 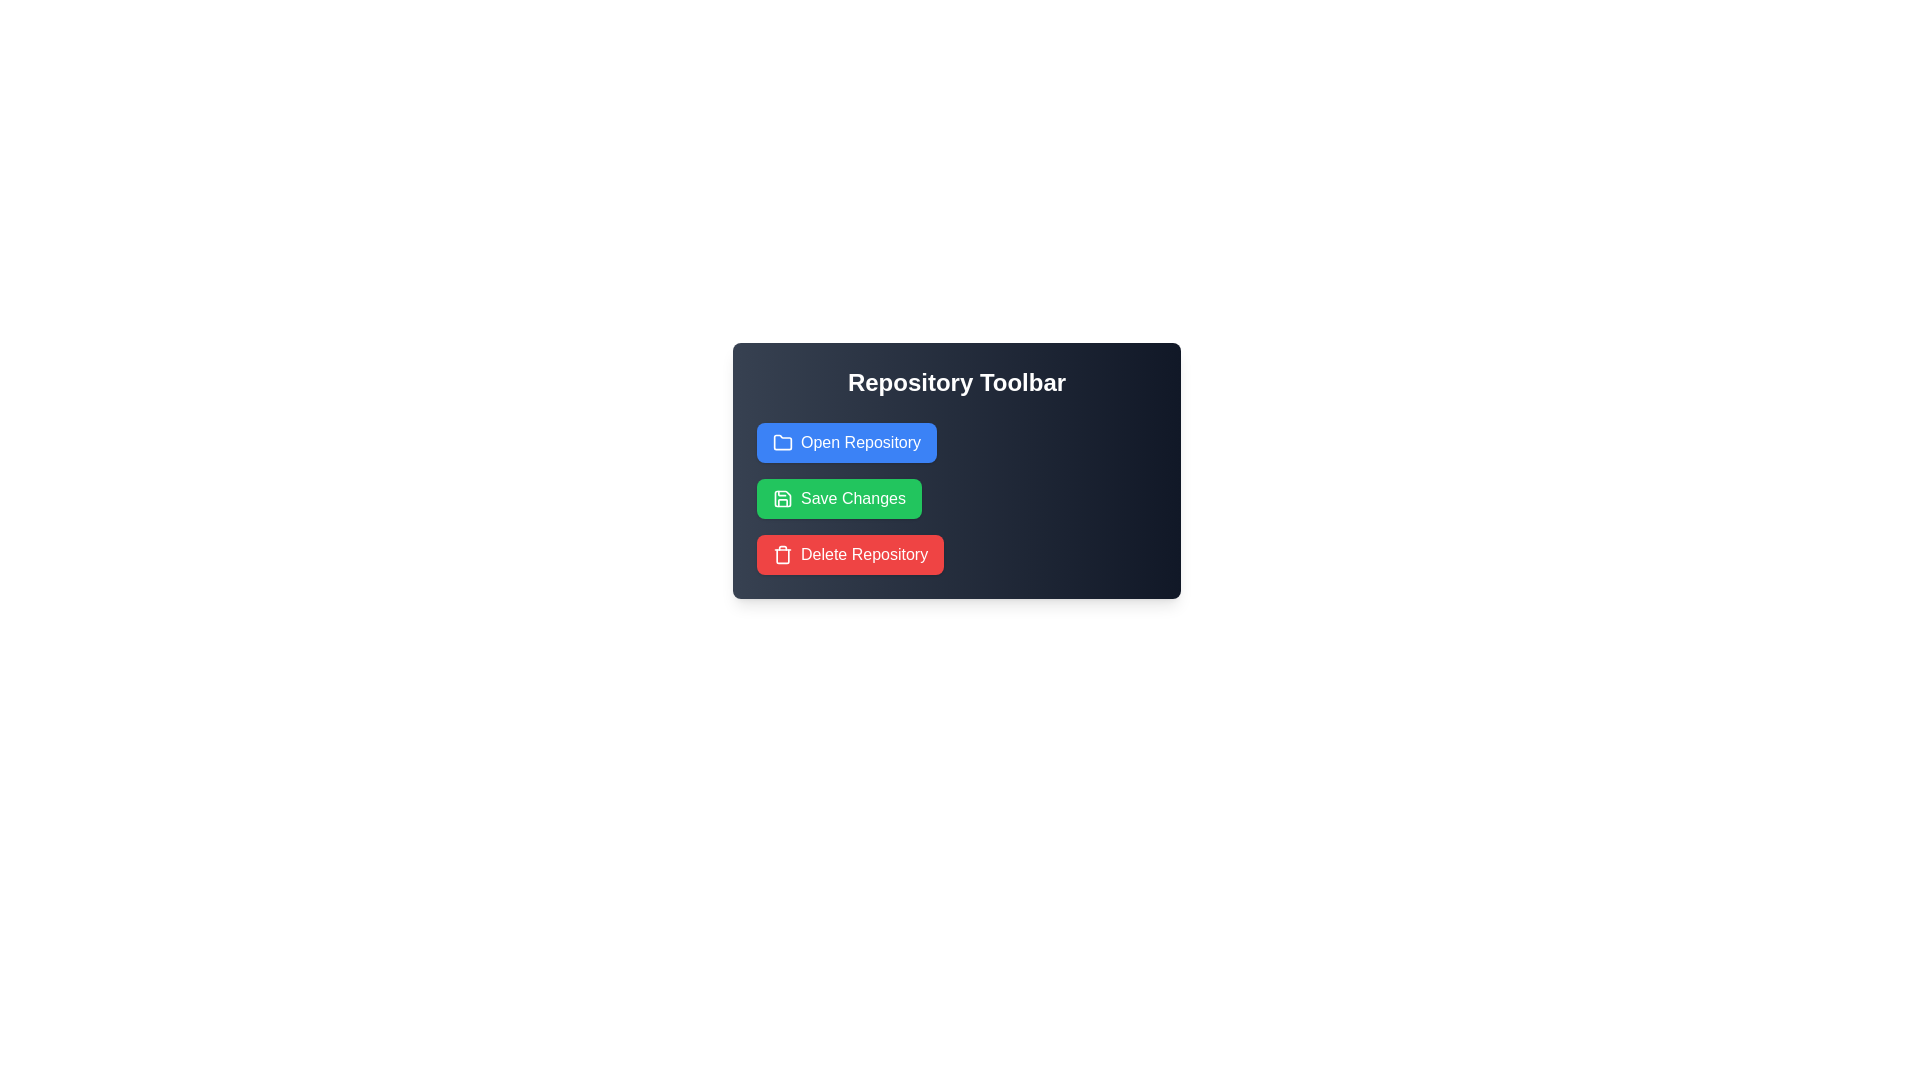 I want to click on the trash bin icon representing 'Delete Repository', which is a vertical rectangular shape with rounded corners, located within the red button at the bottom of the vertical stack, so click(x=781, y=555).